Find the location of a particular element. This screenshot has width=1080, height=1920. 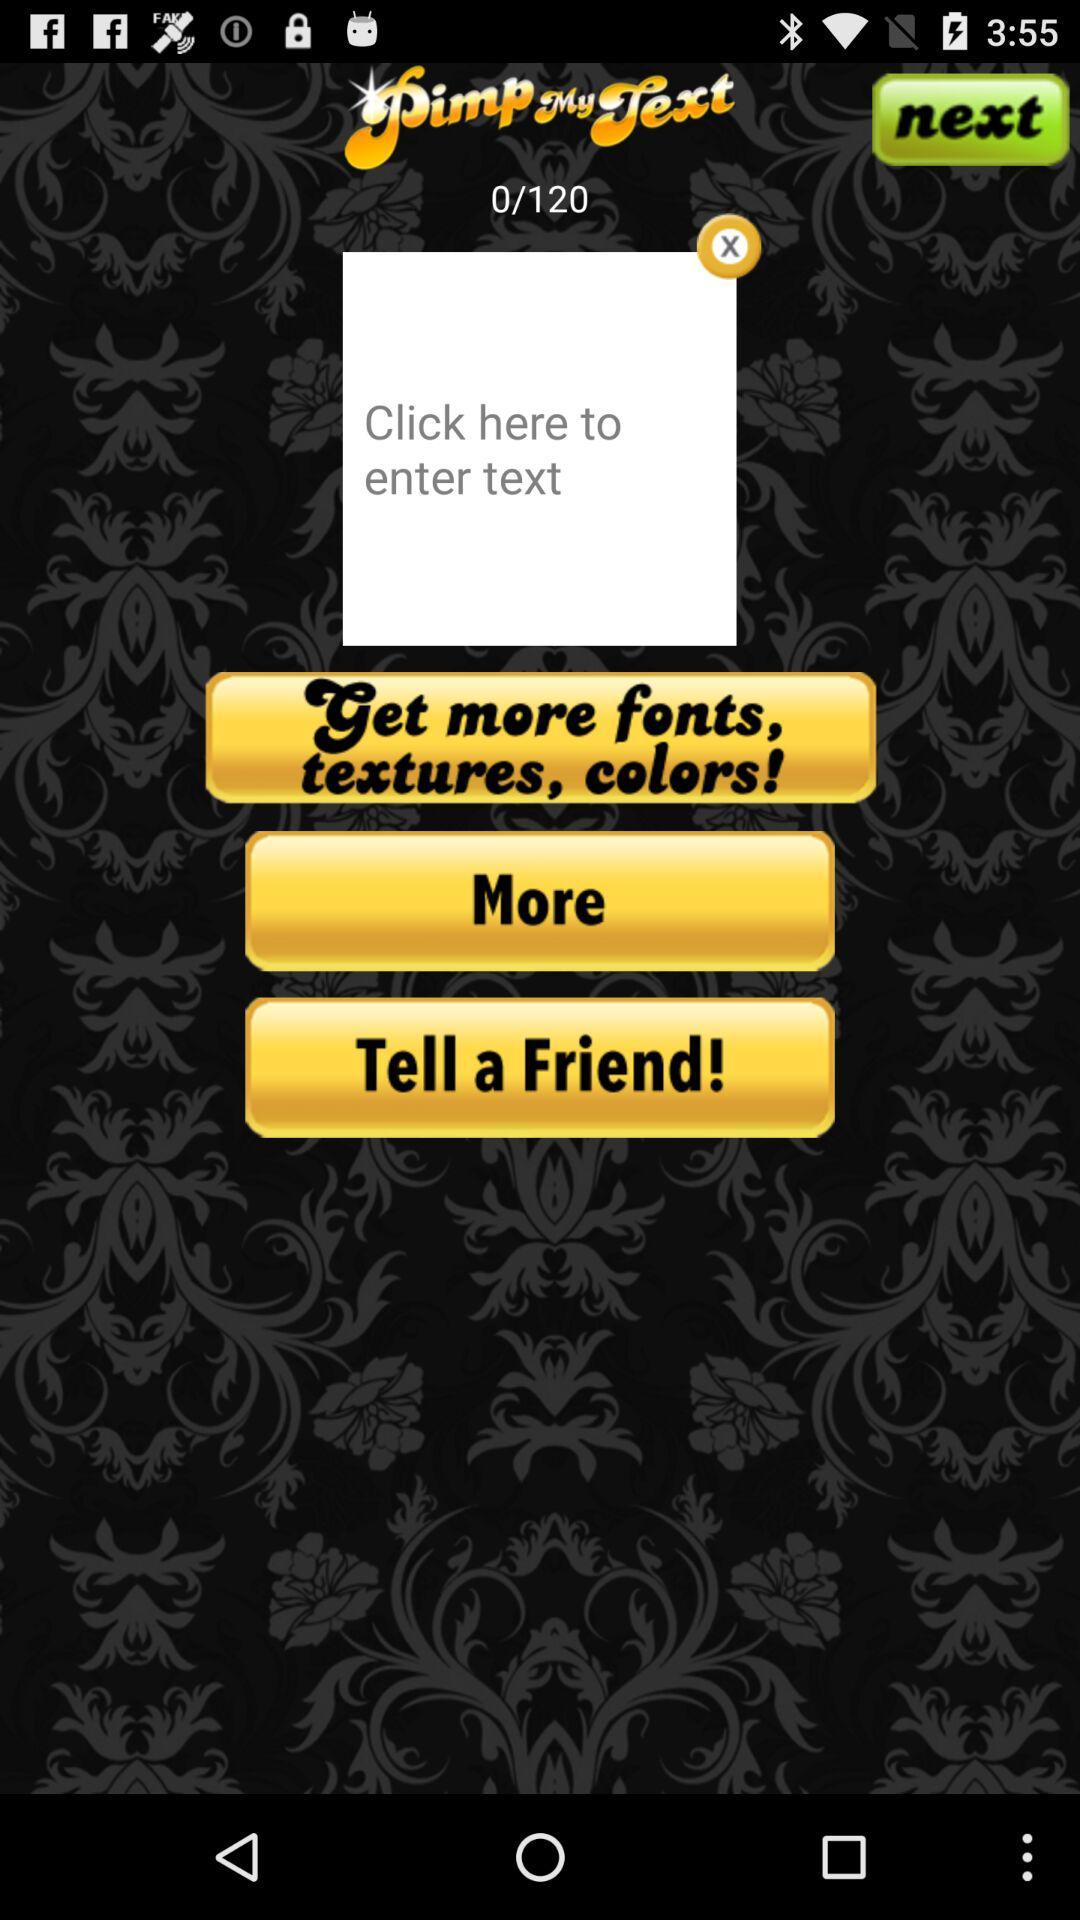

go next is located at coordinates (969, 118).